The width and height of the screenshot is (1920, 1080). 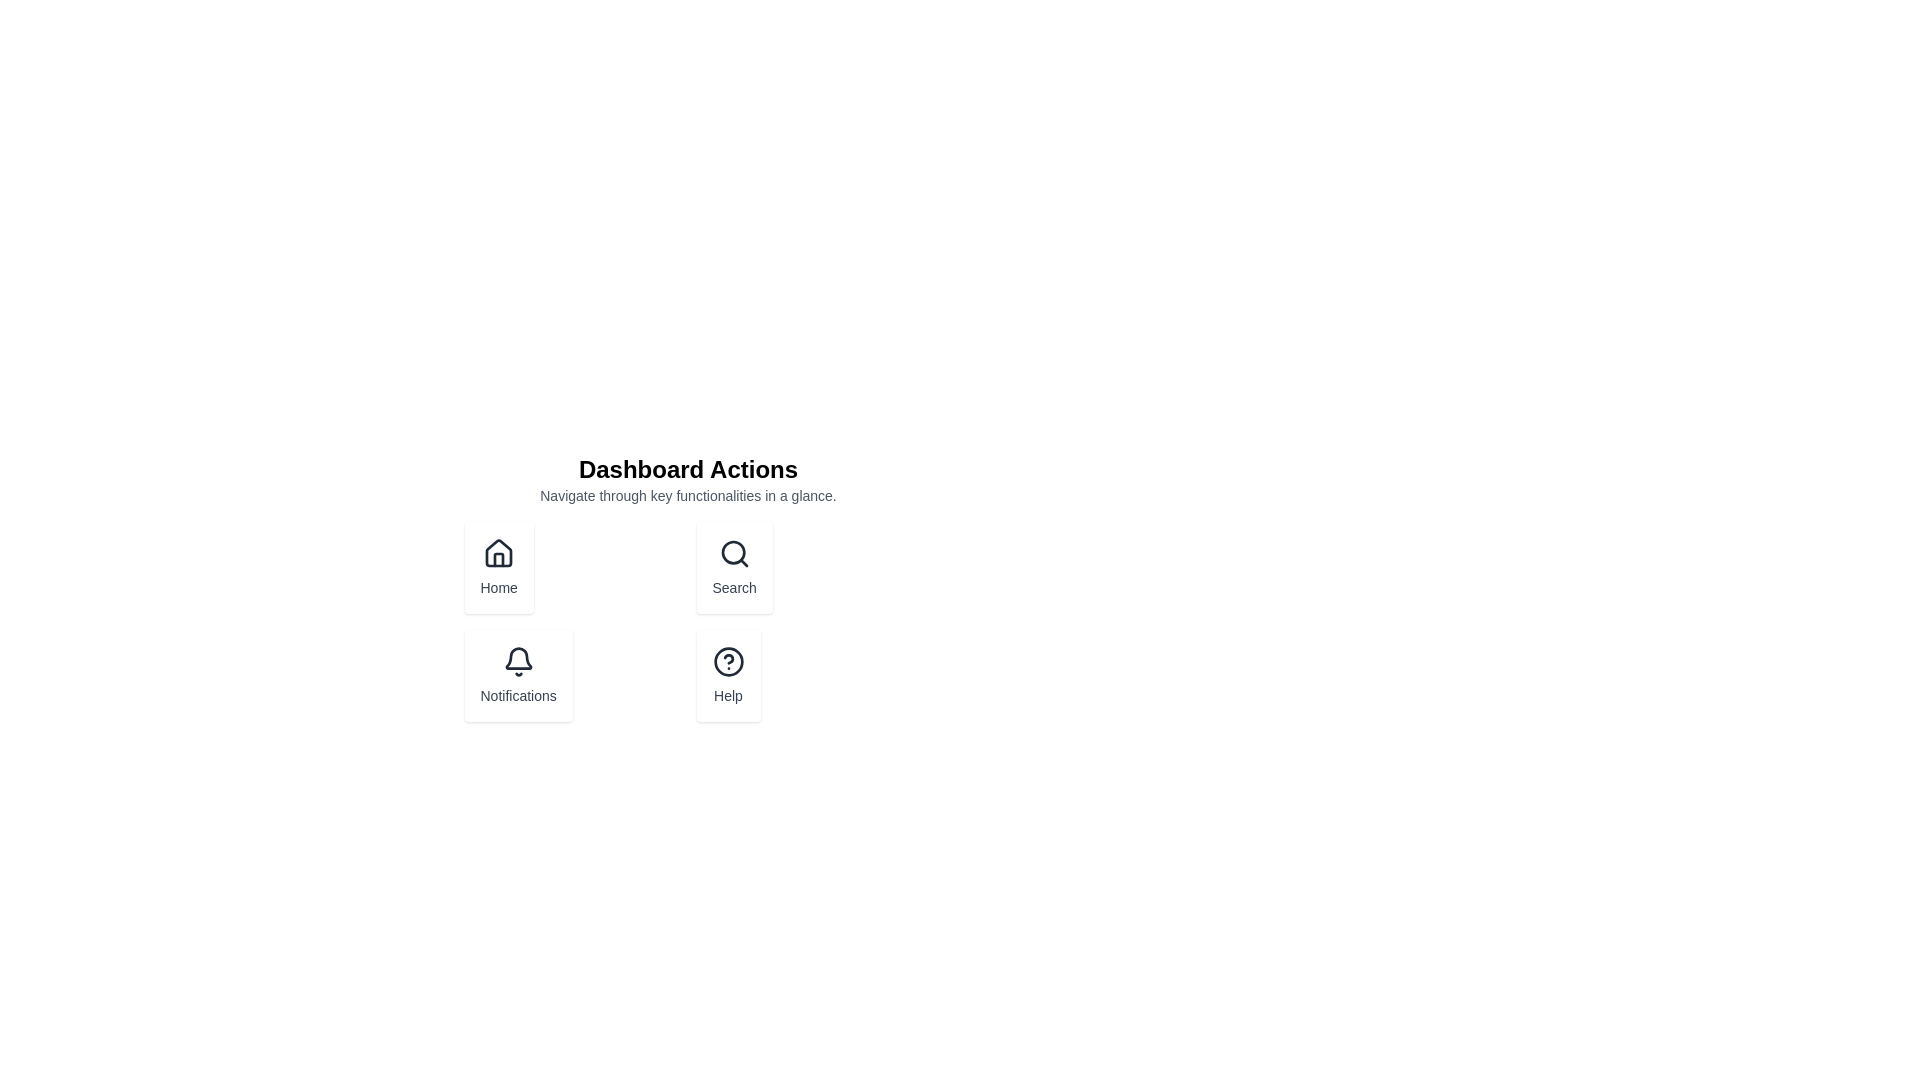 I want to click on the search button located in the top-right section of the grid under 'Dashboard Actions' to activate its styling effect, so click(x=733, y=567).